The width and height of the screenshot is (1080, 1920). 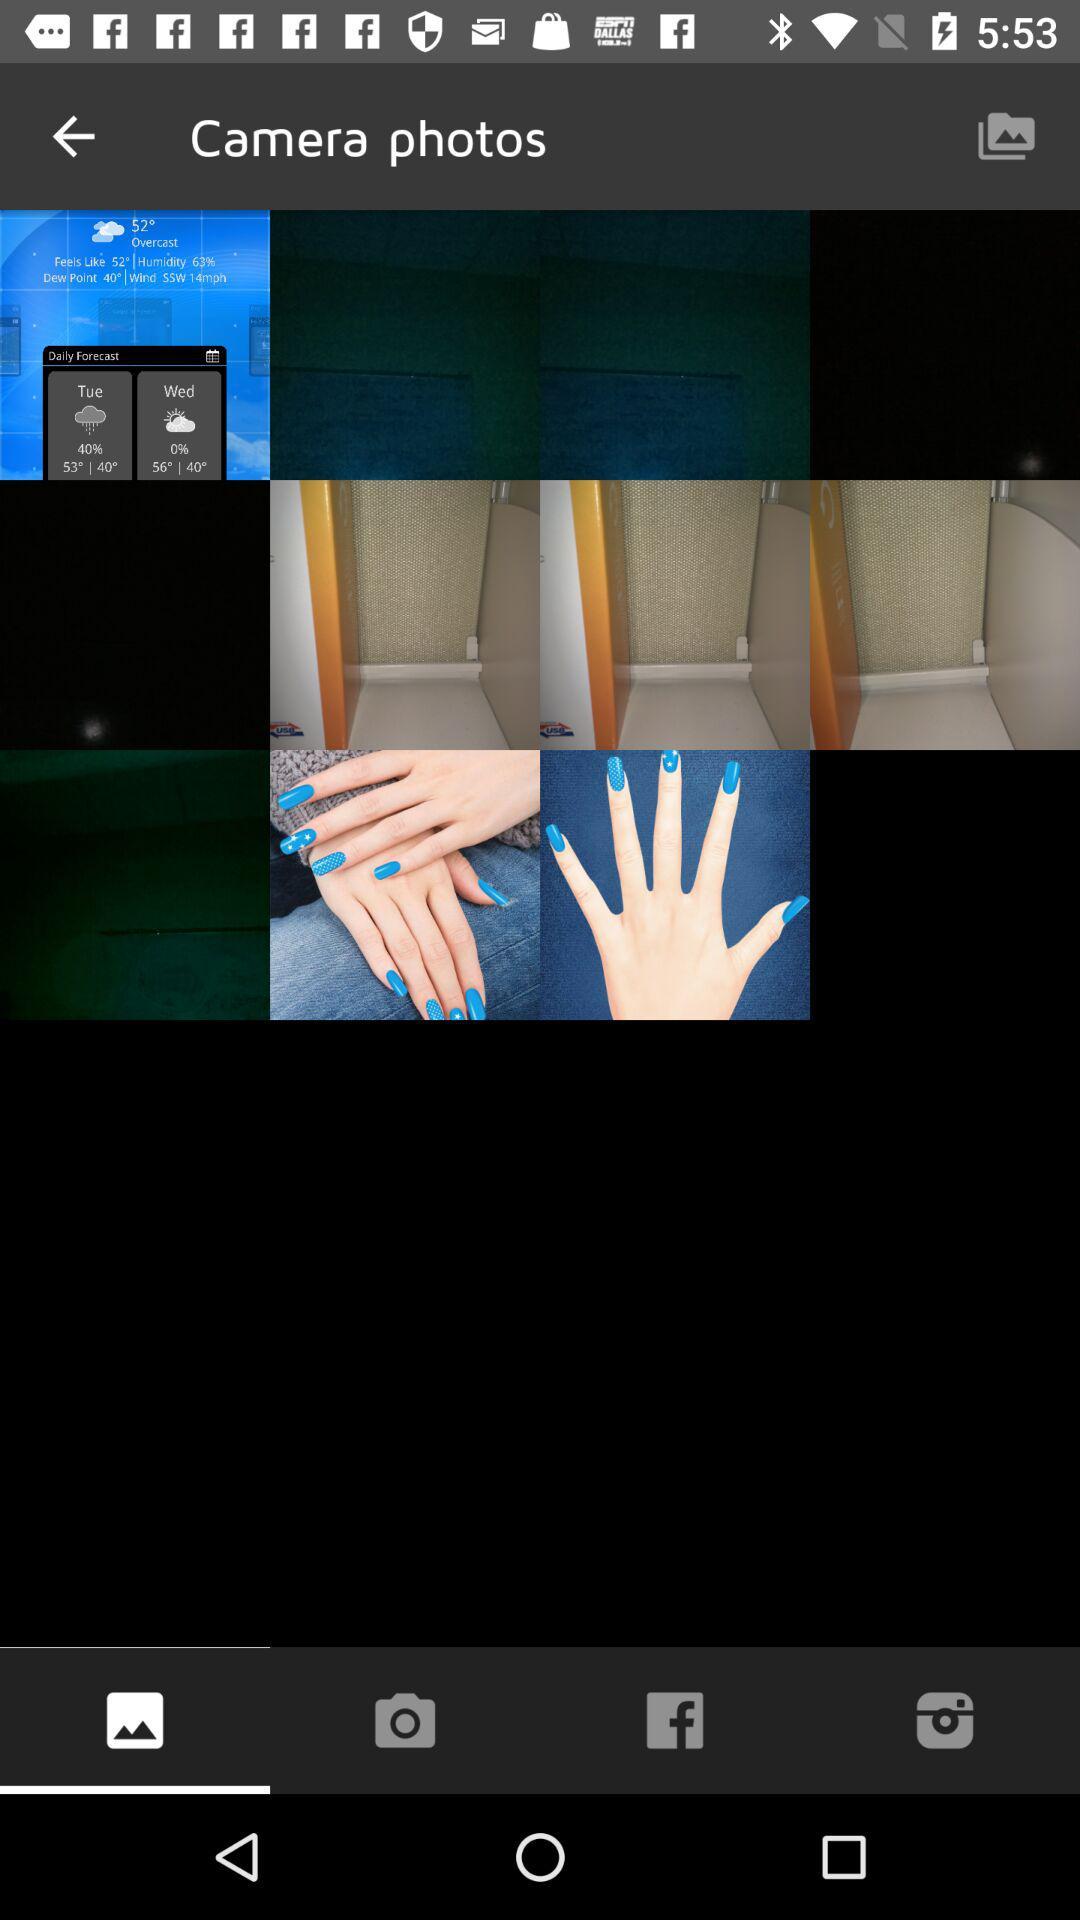 What do you see at coordinates (72, 135) in the screenshot?
I see `the item next to the camera photos` at bounding box center [72, 135].